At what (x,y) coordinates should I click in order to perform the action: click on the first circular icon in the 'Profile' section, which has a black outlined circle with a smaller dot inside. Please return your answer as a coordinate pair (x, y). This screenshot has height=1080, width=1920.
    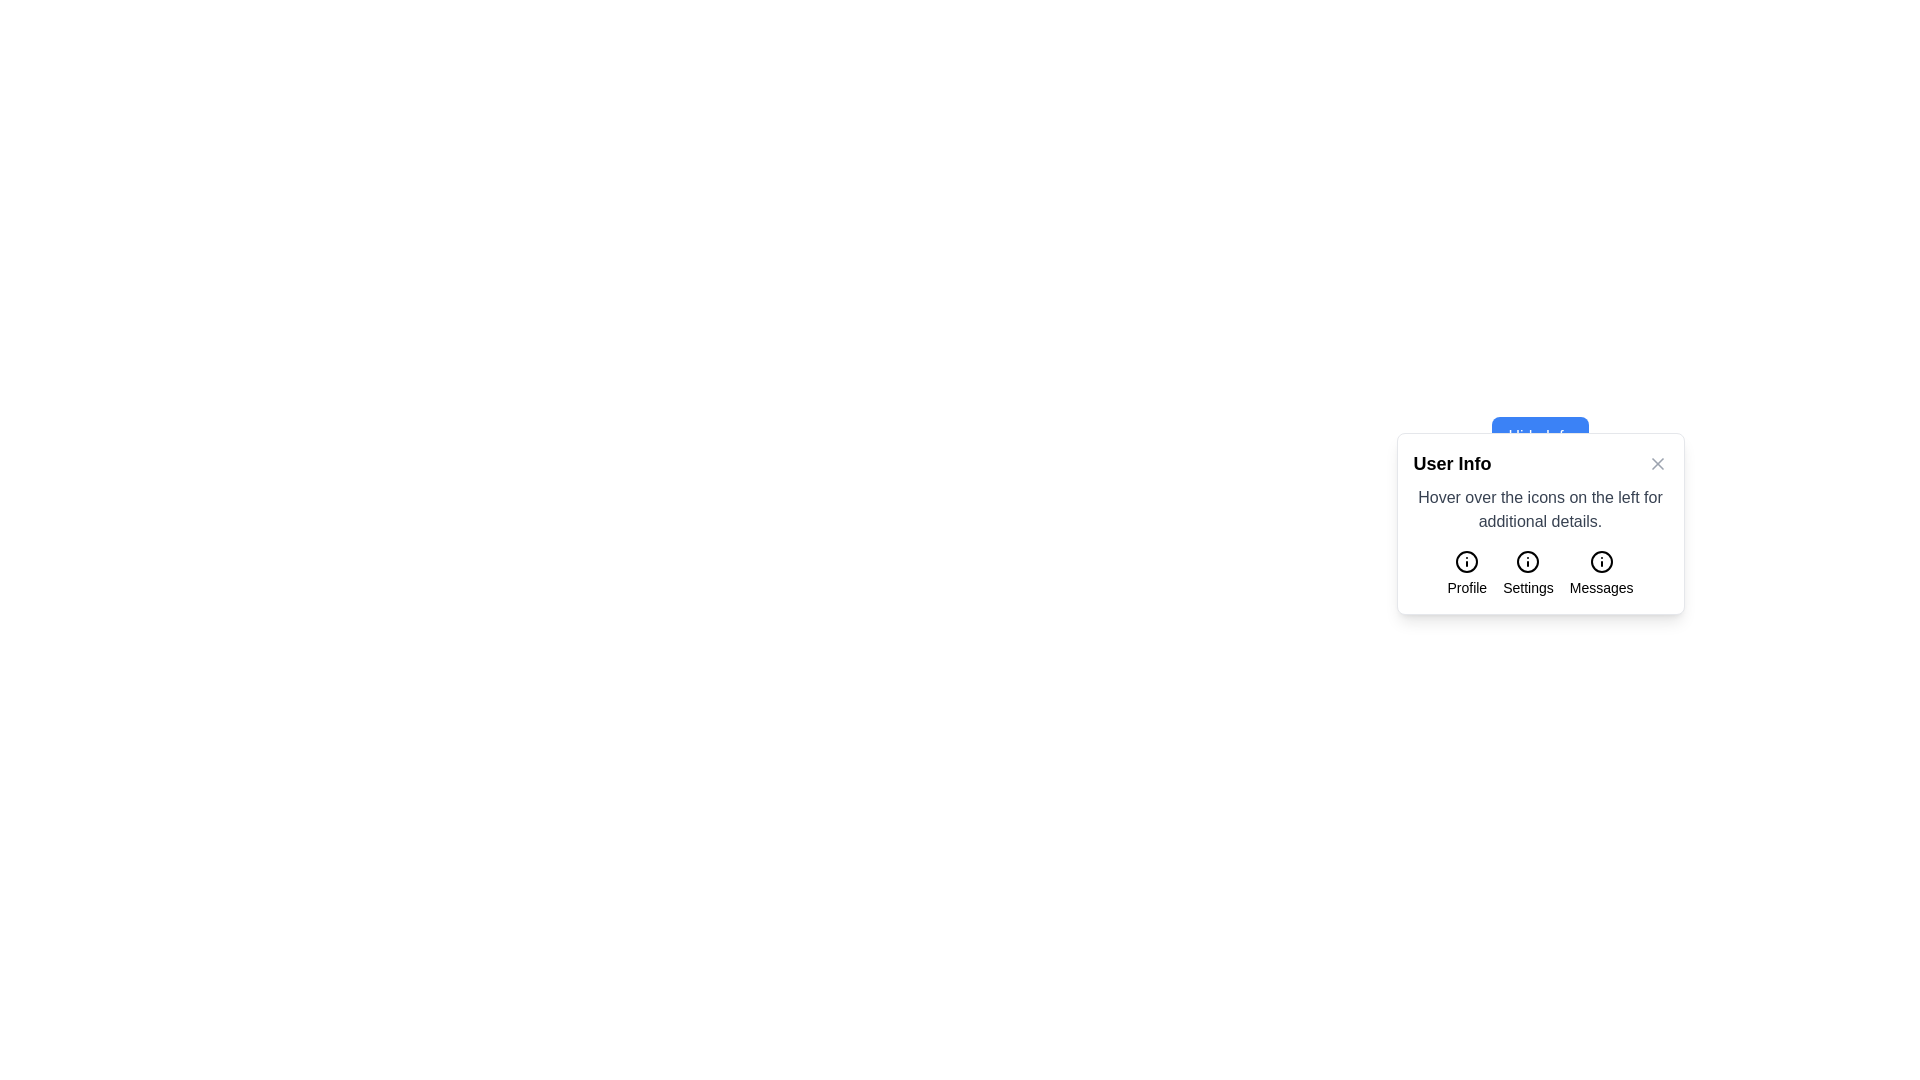
    Looking at the image, I should click on (1467, 562).